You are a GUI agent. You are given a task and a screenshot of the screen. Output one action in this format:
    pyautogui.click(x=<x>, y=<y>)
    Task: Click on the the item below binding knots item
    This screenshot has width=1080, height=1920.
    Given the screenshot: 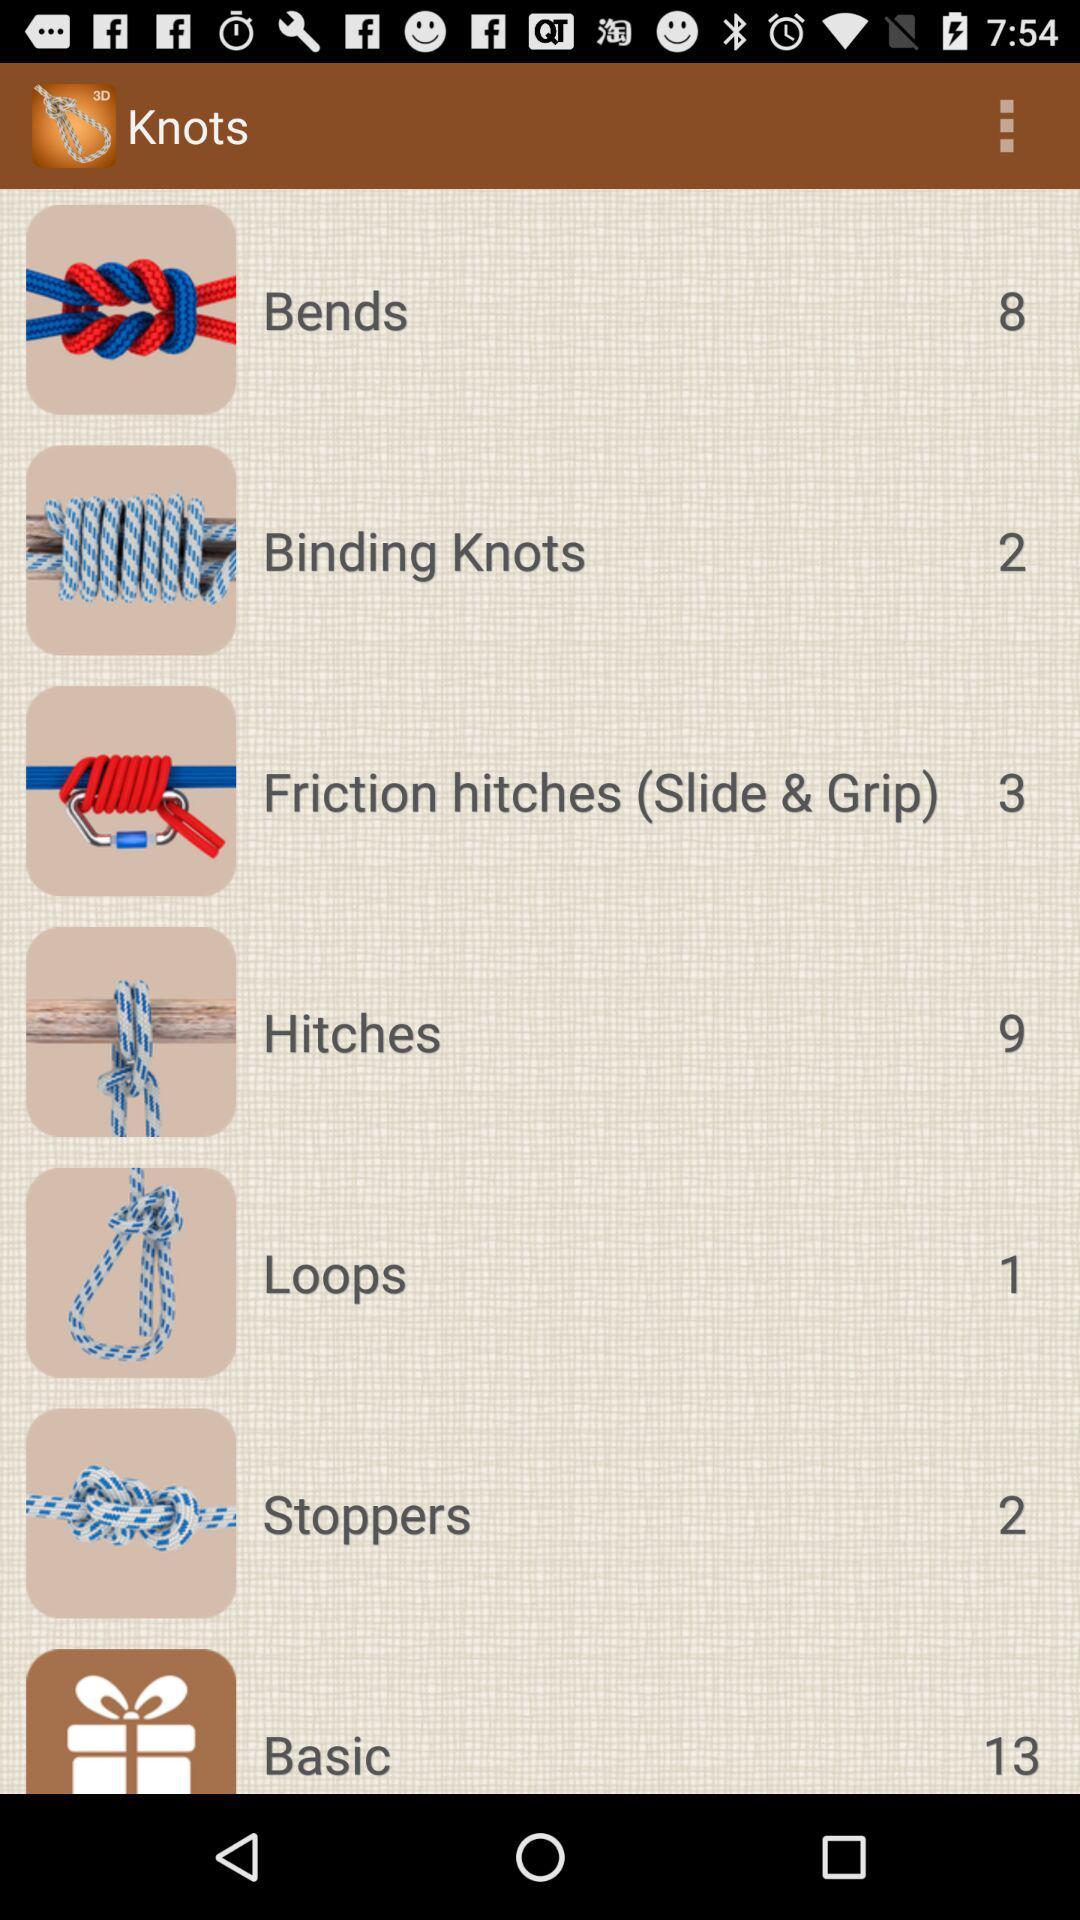 What is the action you would take?
    pyautogui.click(x=609, y=790)
    